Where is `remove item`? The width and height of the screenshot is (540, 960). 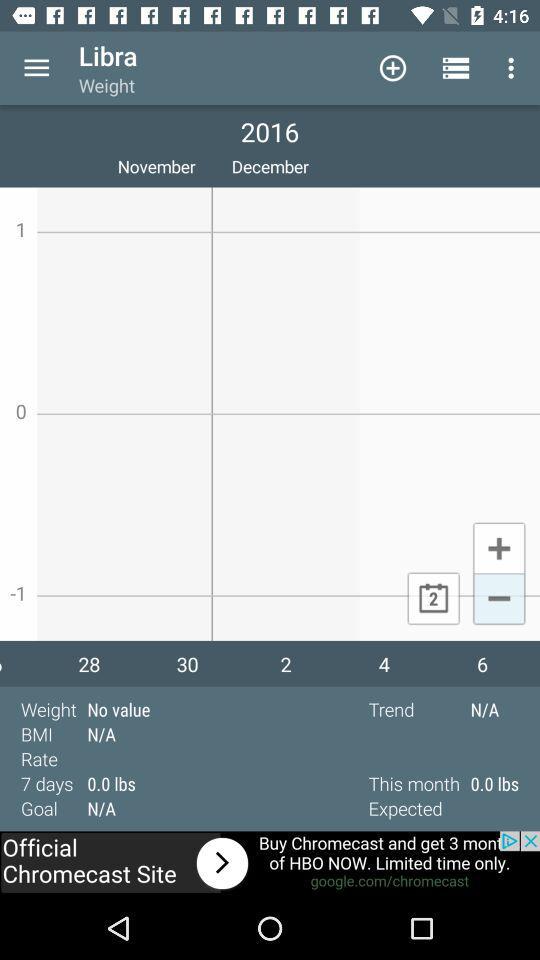
remove item is located at coordinates (498, 600).